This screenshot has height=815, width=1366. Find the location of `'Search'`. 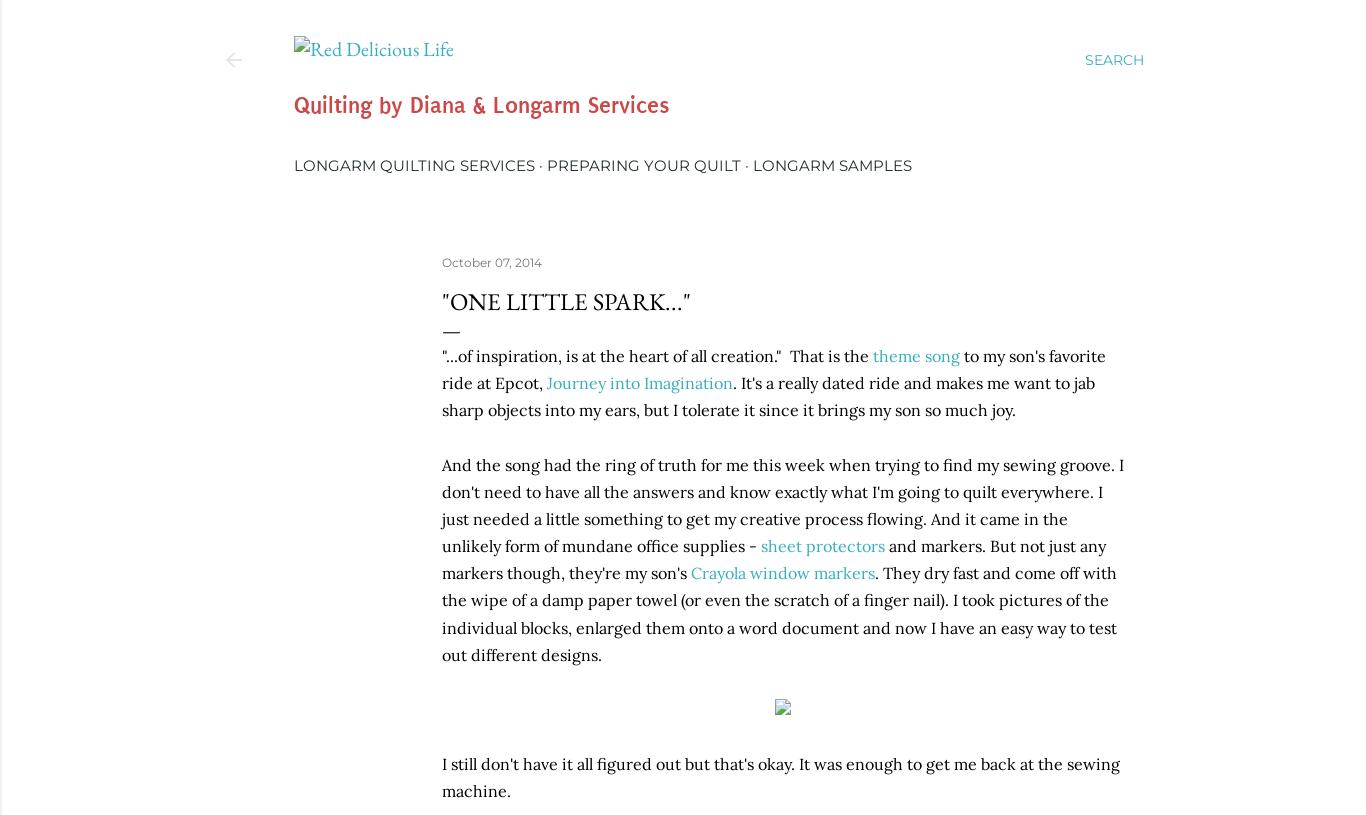

'Search' is located at coordinates (1113, 58).